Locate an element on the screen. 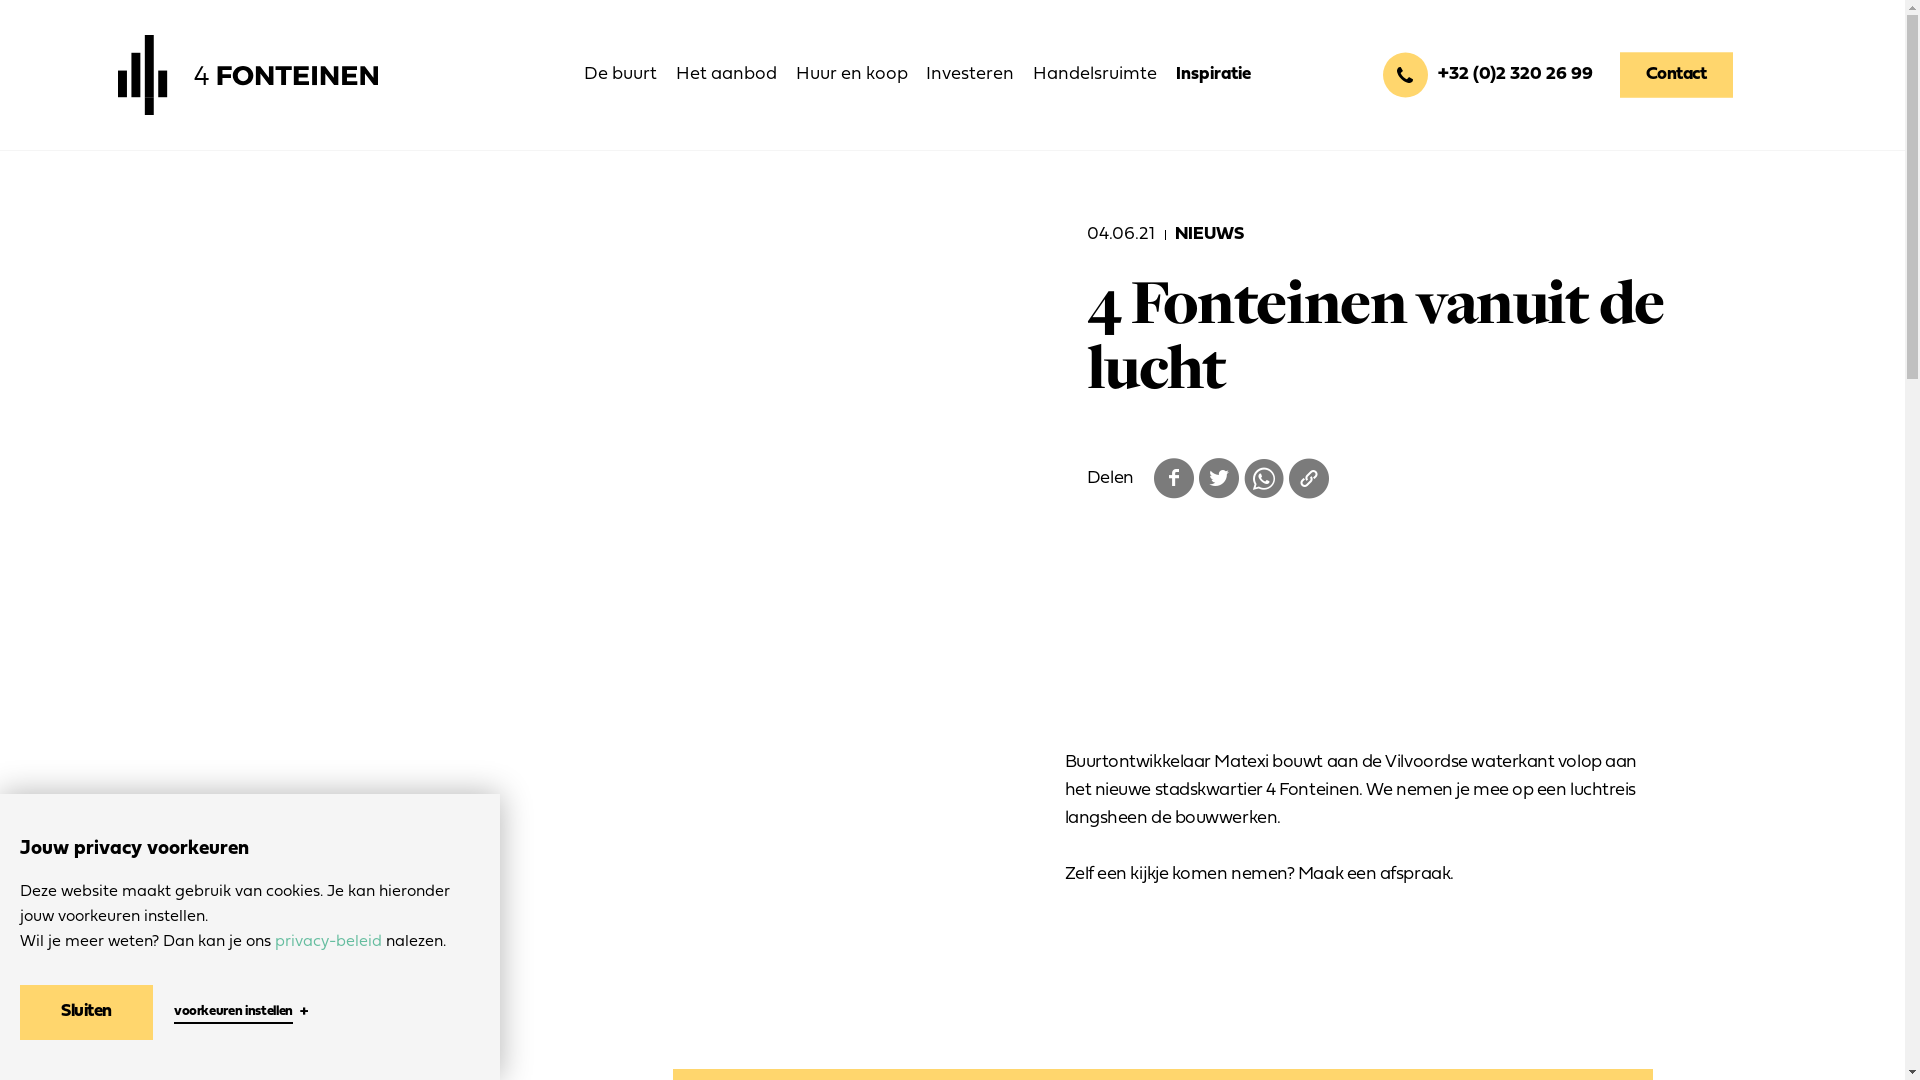  'Het aanbod' is located at coordinates (725, 73).